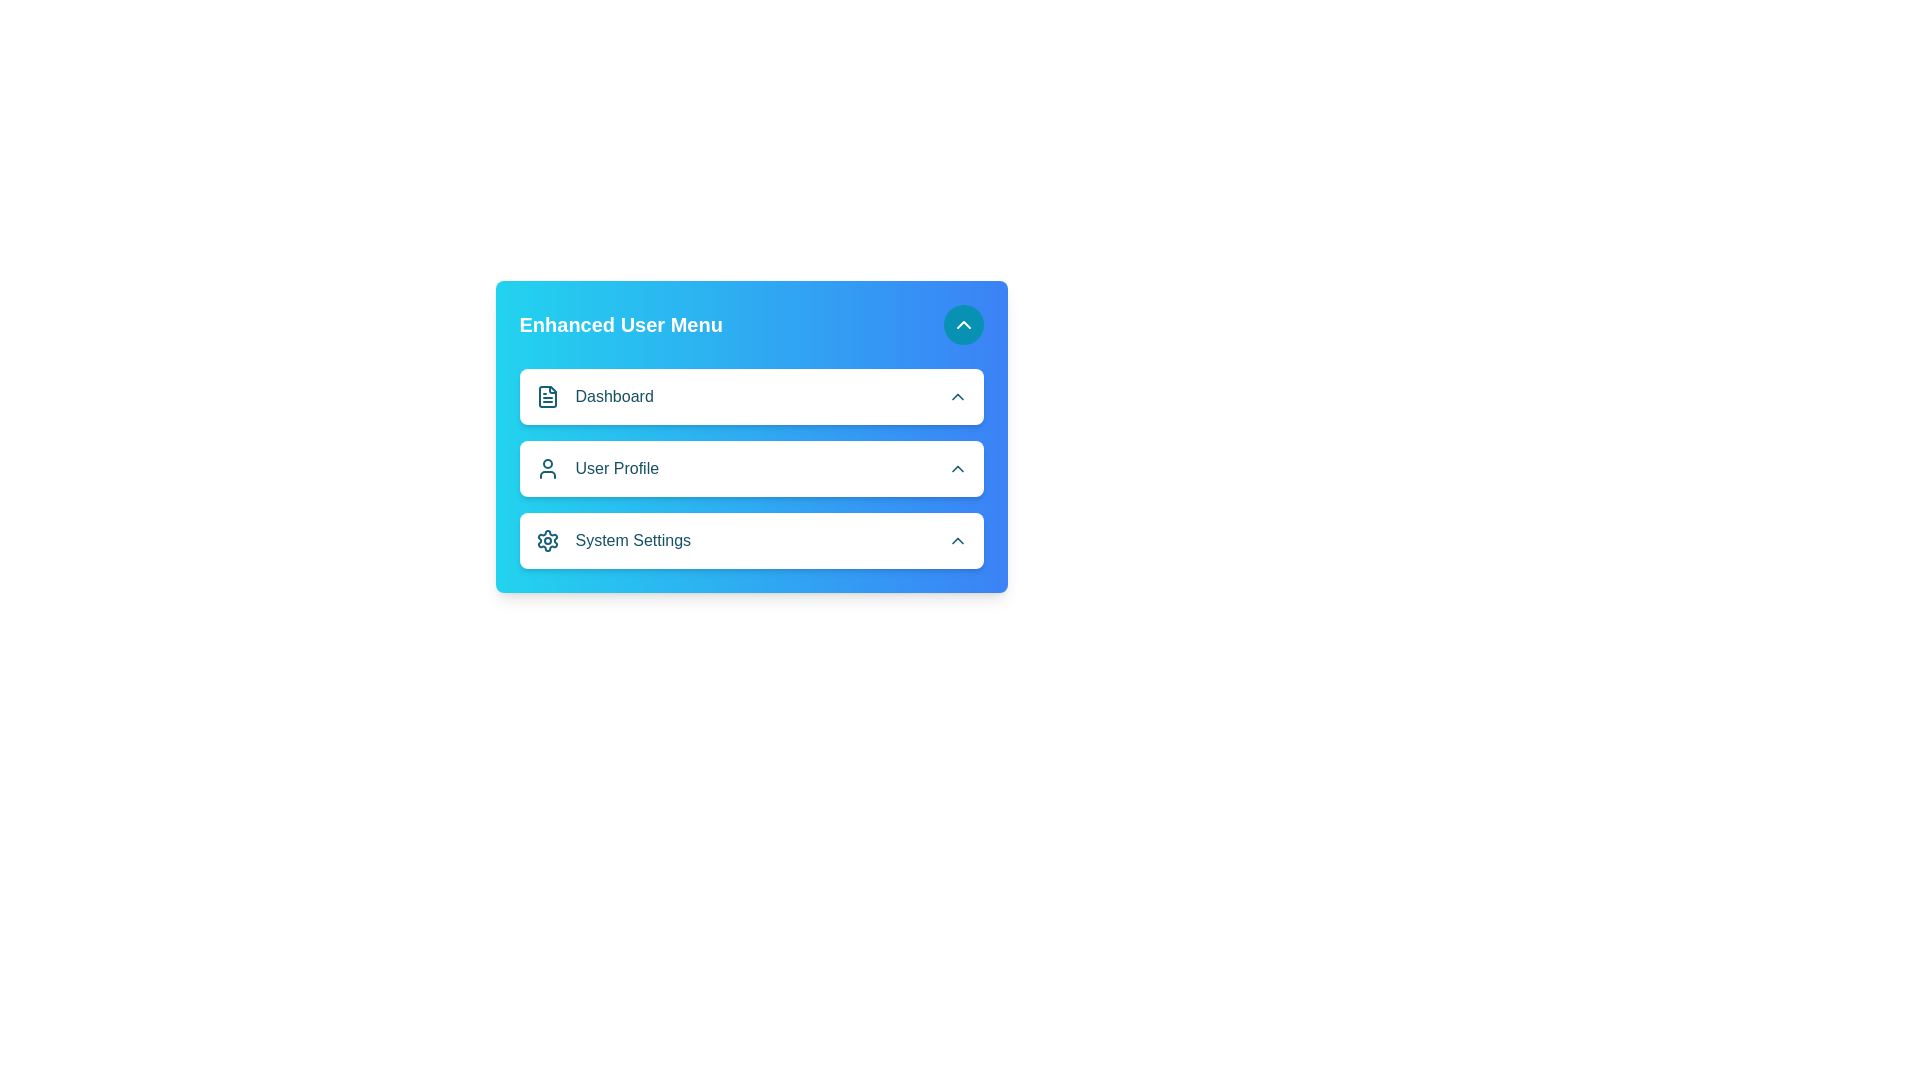 The width and height of the screenshot is (1920, 1080). Describe the element at coordinates (547, 397) in the screenshot. I see `the 'Dashboard' icon in the 'Enhanced User Menu', which is the first icon in the menu list` at that location.